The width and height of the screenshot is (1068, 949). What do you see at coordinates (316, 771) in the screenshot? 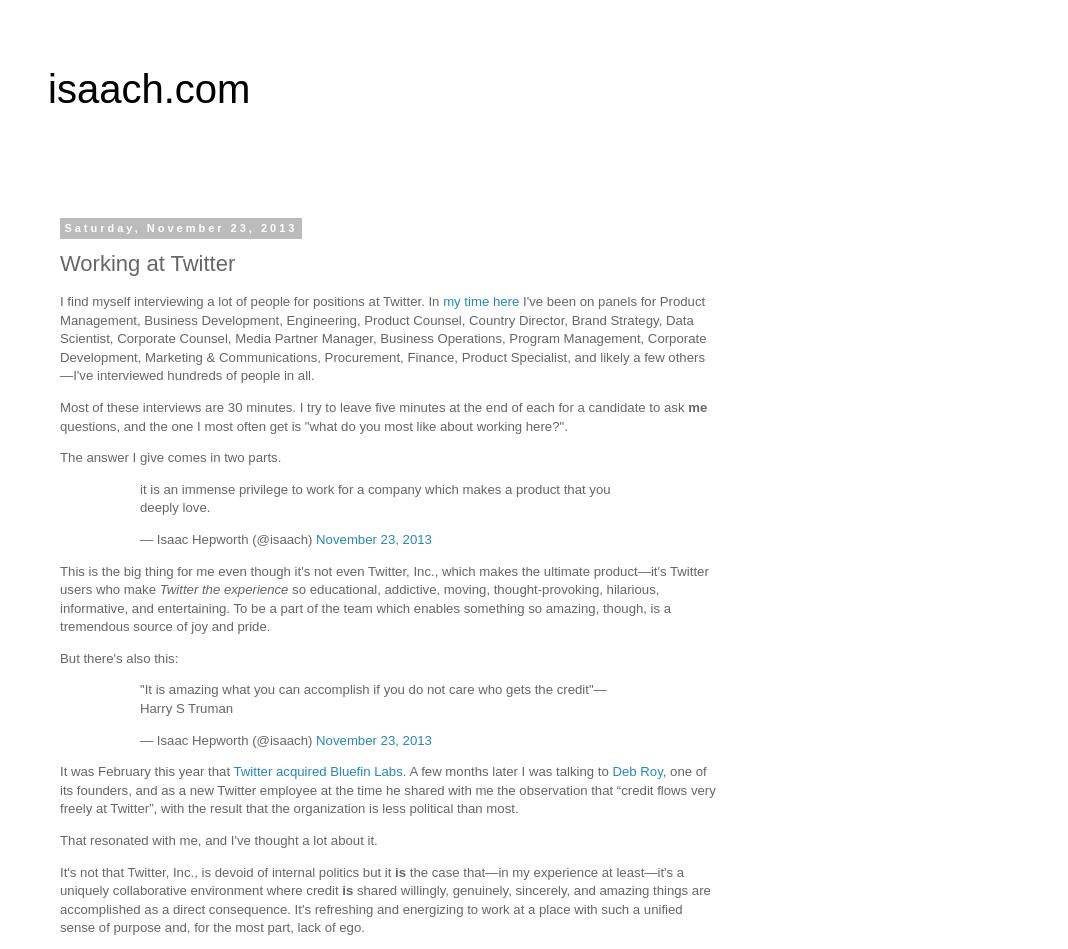
I see `'Twitter acquired Bluefin Labs'` at bounding box center [316, 771].